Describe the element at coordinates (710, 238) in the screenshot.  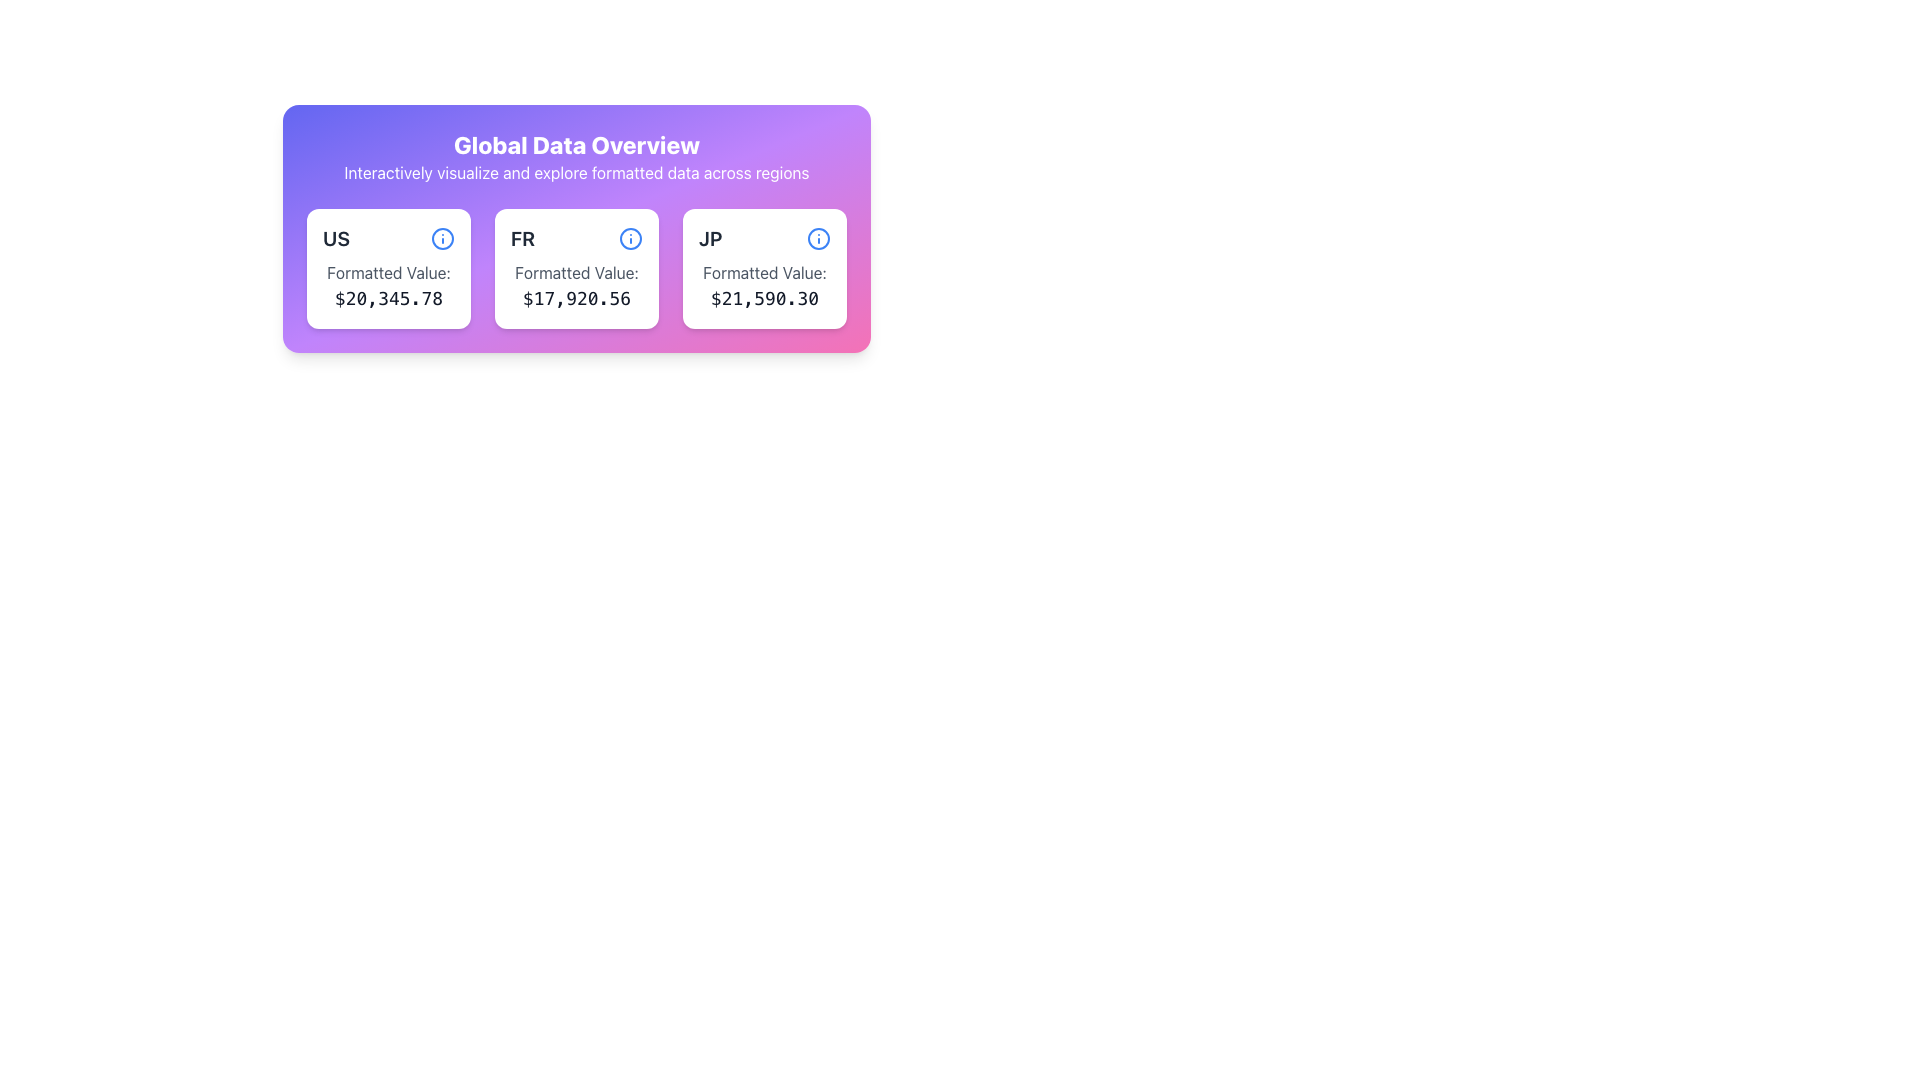
I see `text element displaying 'JP', which is styled in bold, large dark gray font and located in the top-left corner of the third card in a horizontal list` at that location.